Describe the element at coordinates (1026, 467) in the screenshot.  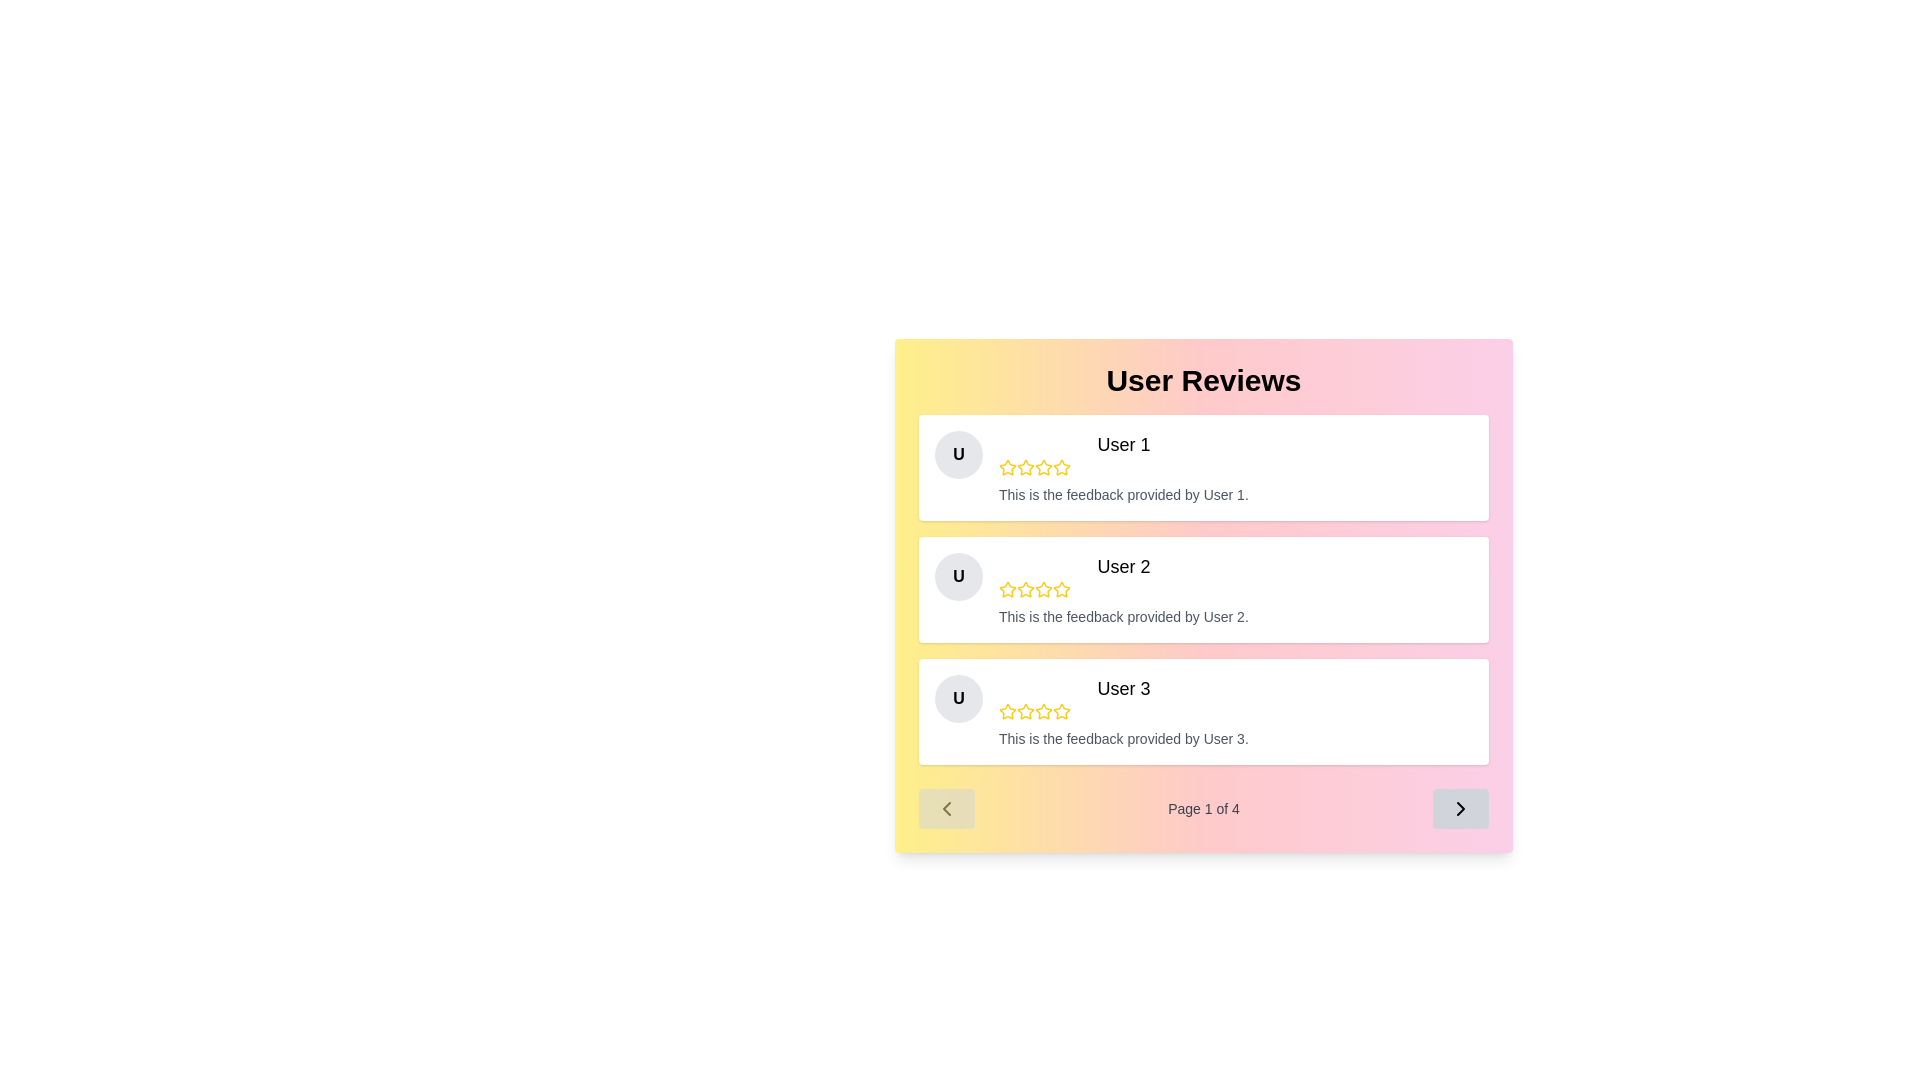
I see `the second rating star in the user reviews section` at that location.